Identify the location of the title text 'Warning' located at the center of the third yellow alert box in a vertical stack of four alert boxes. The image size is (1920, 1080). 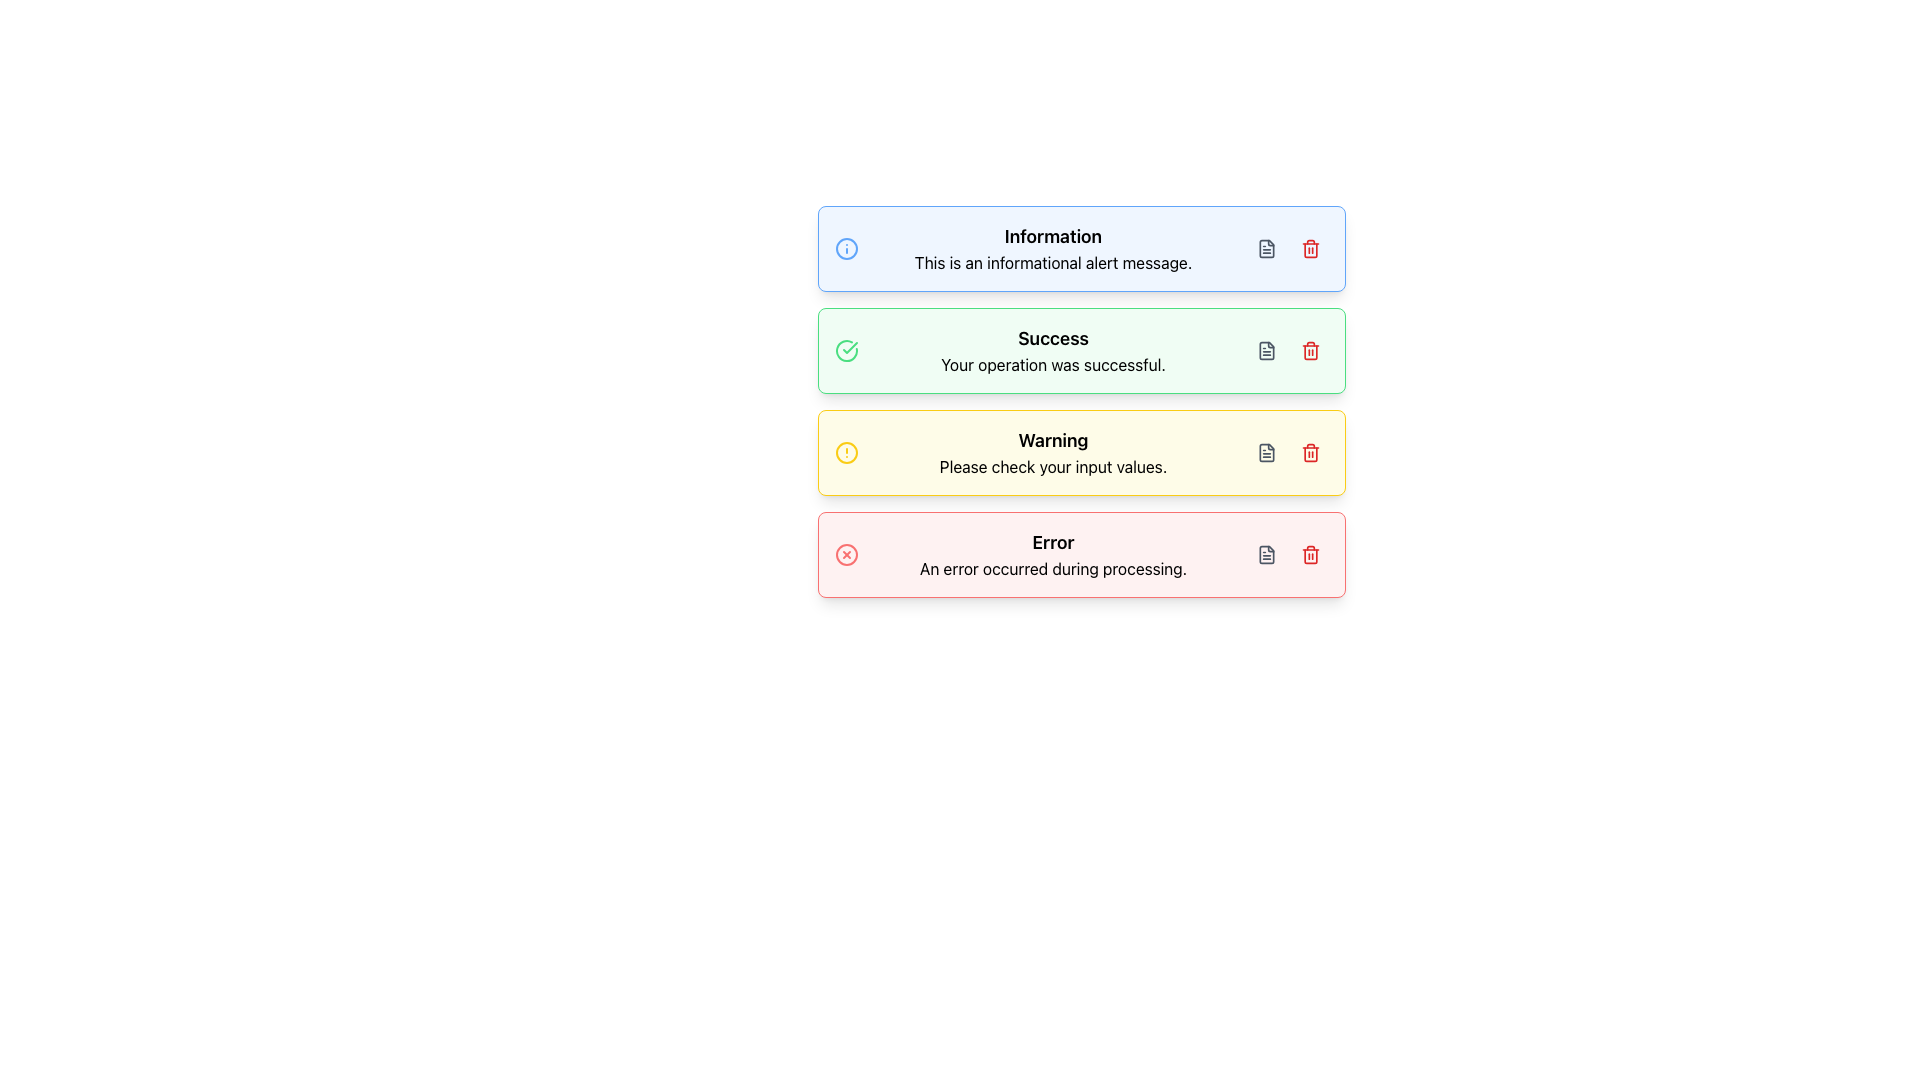
(1052, 439).